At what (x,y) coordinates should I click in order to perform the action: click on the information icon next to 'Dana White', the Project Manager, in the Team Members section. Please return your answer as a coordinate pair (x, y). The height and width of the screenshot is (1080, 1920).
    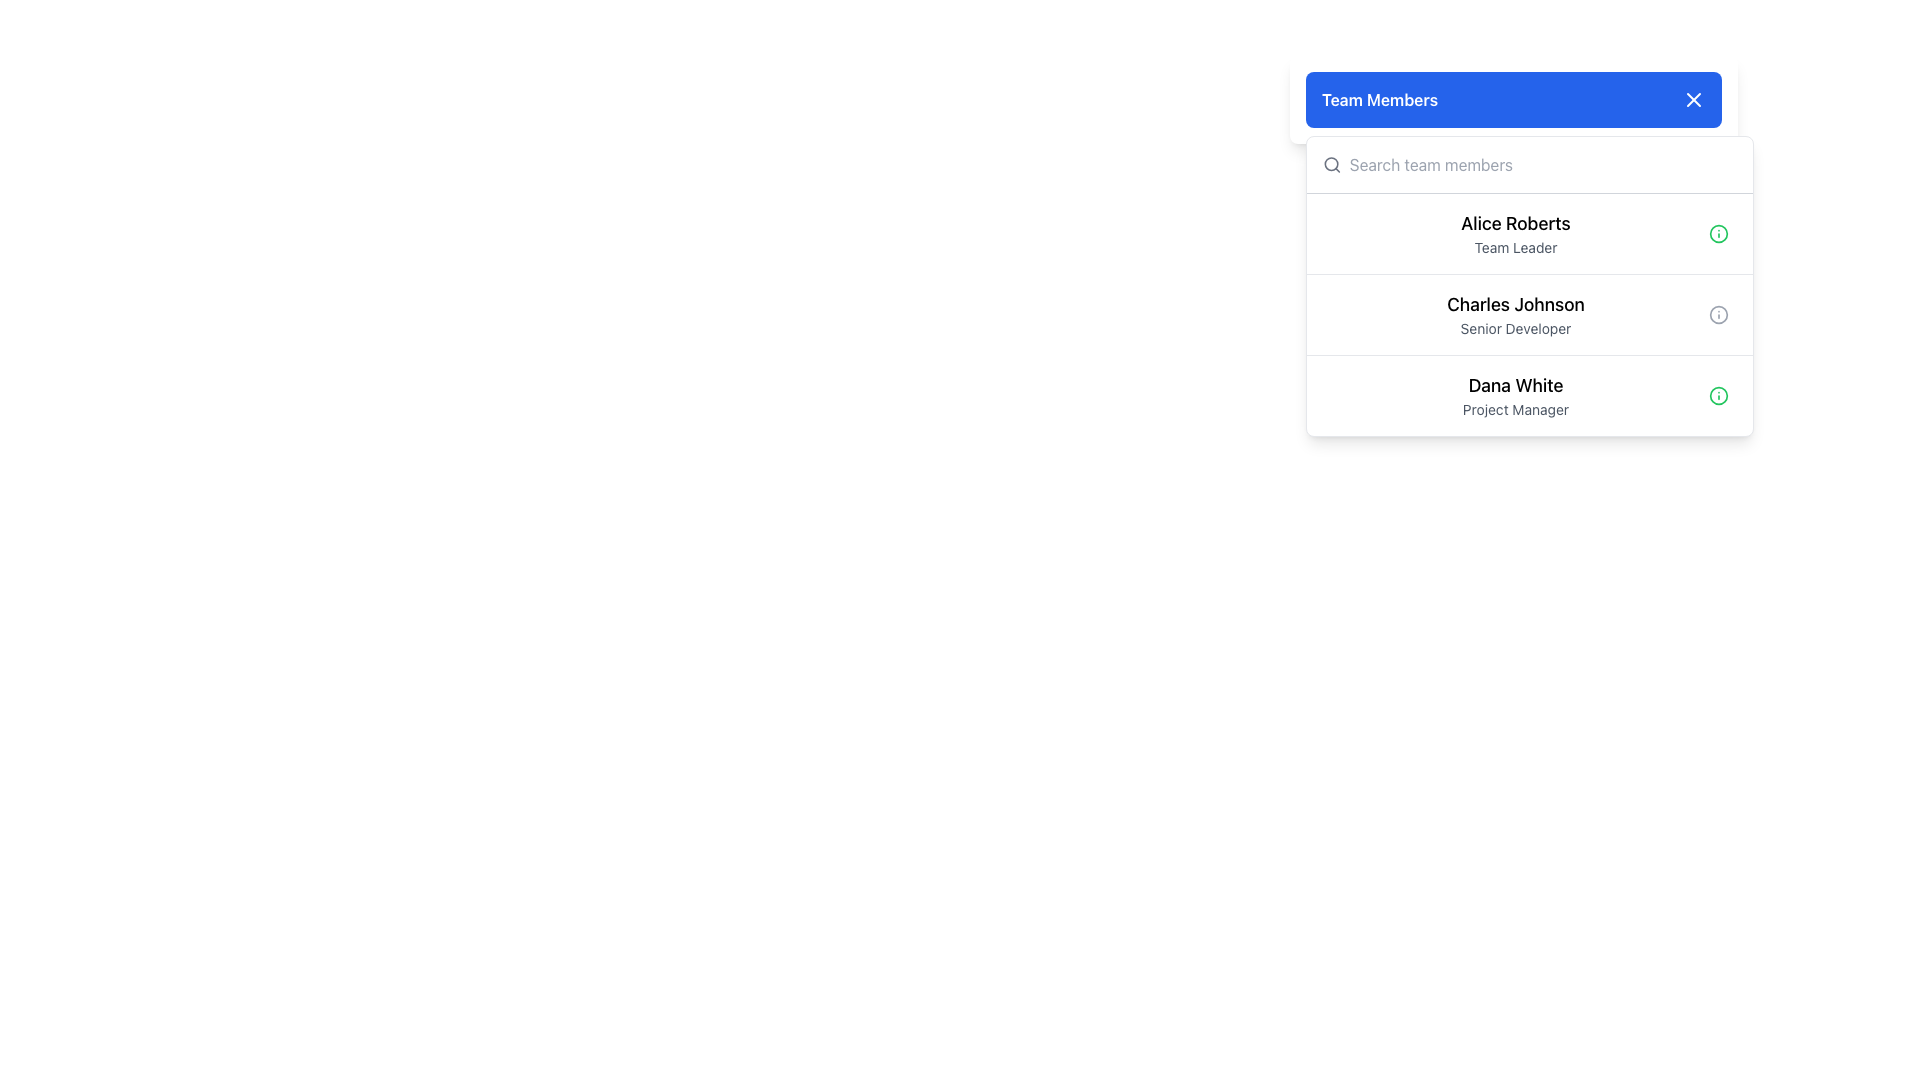
    Looking at the image, I should click on (1717, 396).